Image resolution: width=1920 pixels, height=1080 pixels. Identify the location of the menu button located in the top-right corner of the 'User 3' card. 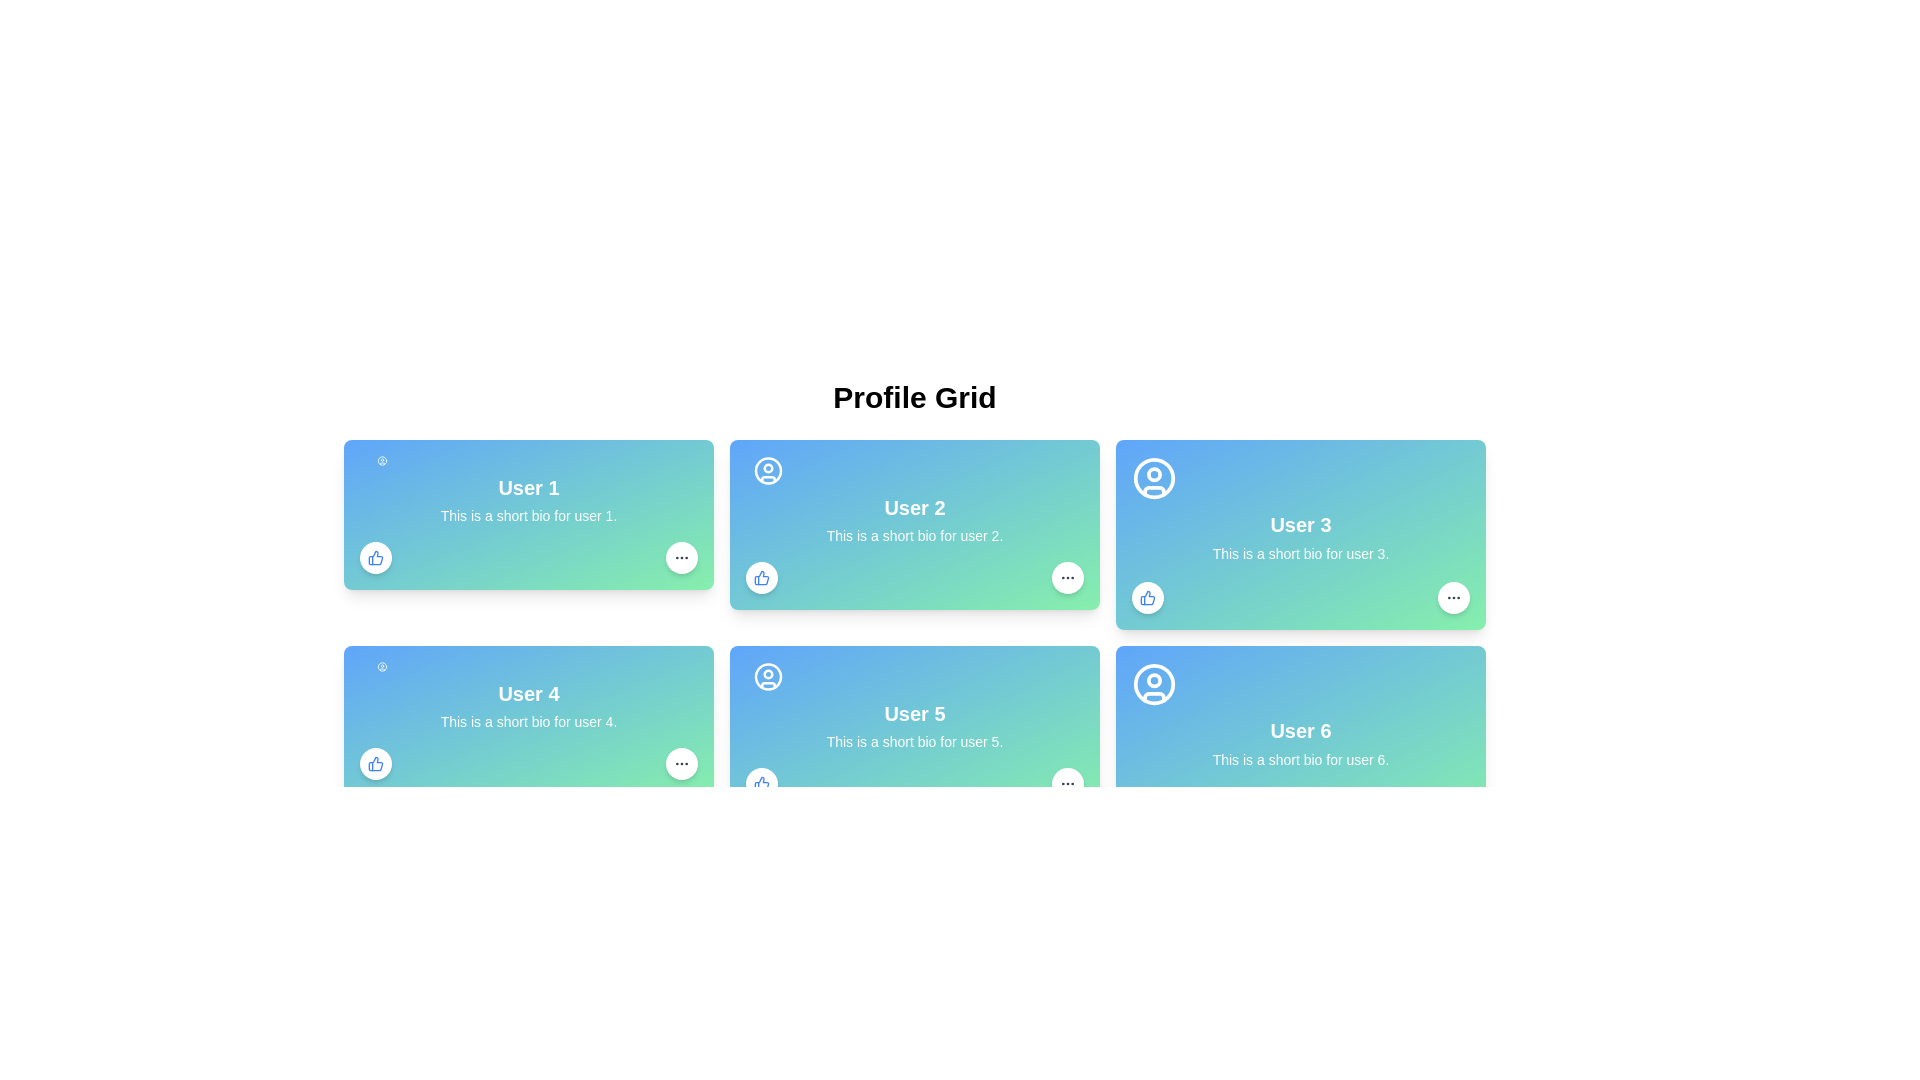
(1454, 596).